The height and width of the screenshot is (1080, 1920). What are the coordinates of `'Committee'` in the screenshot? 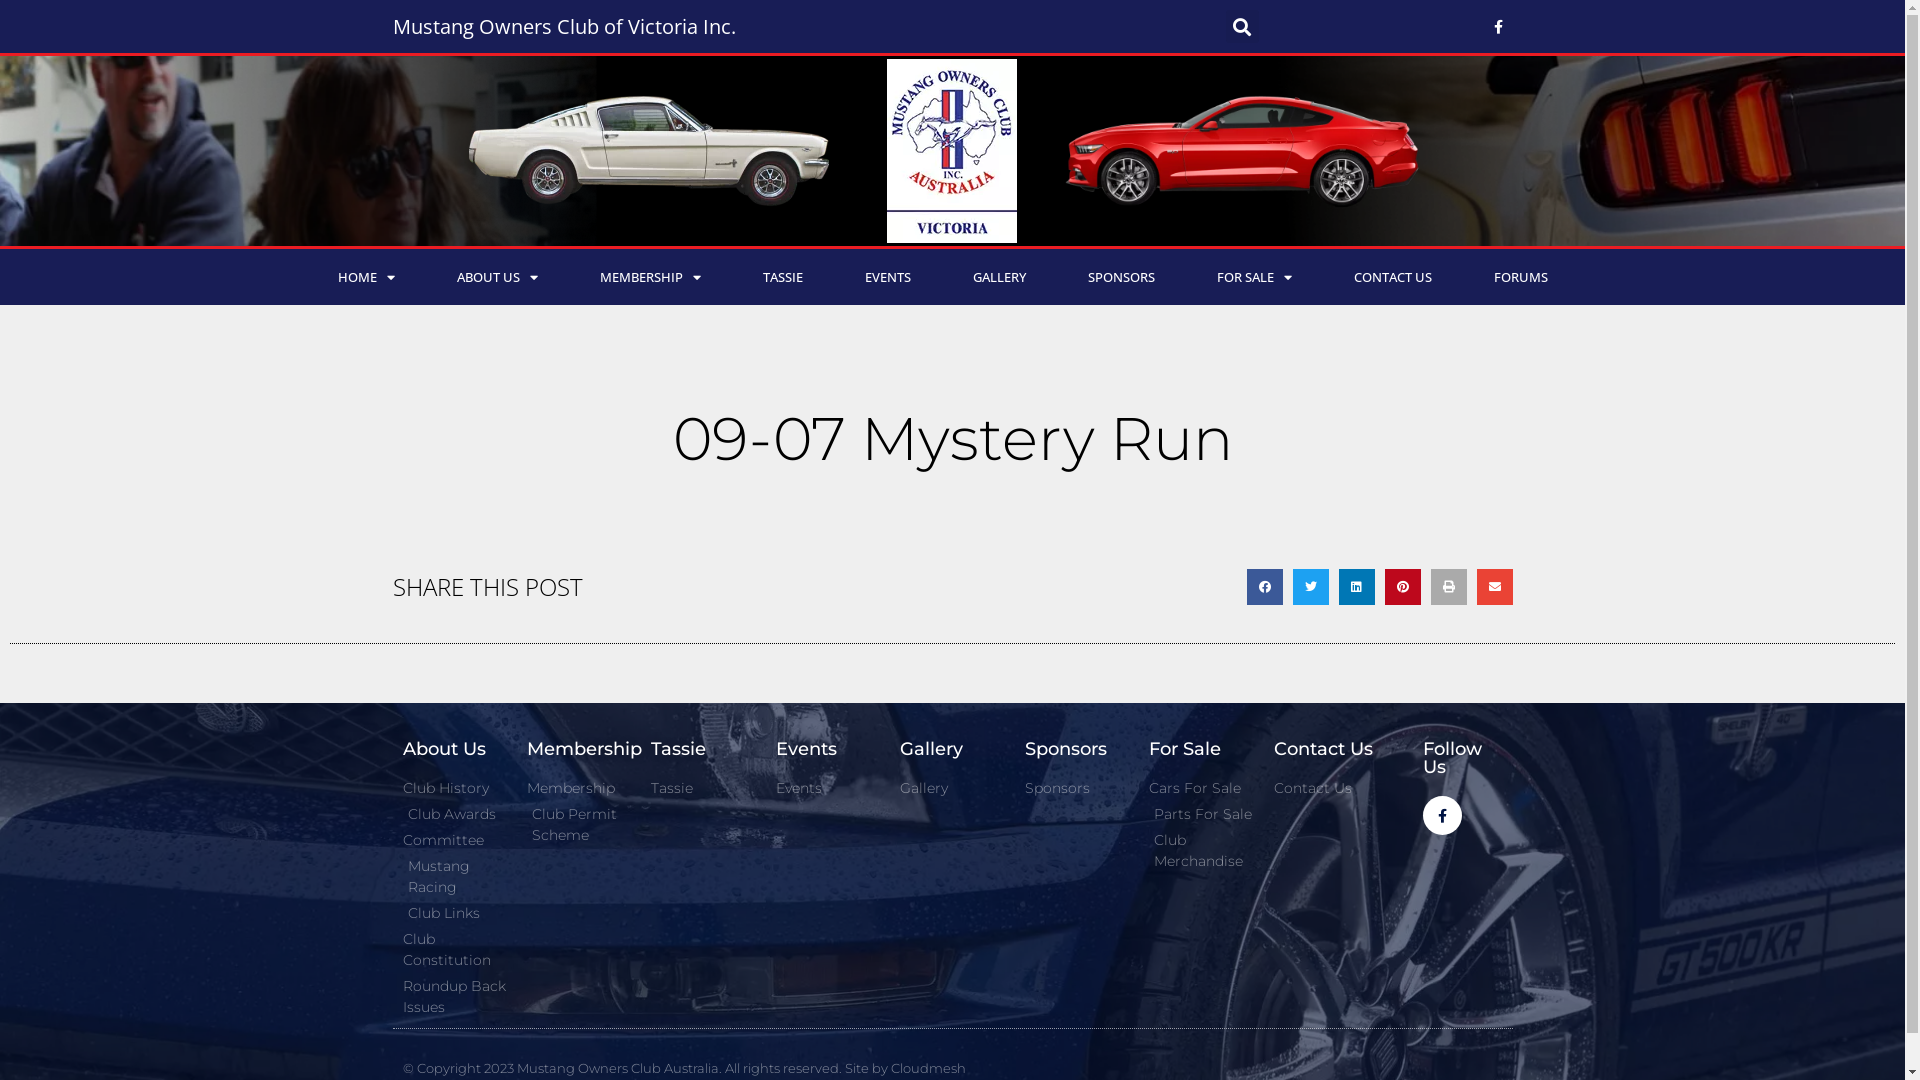 It's located at (453, 840).